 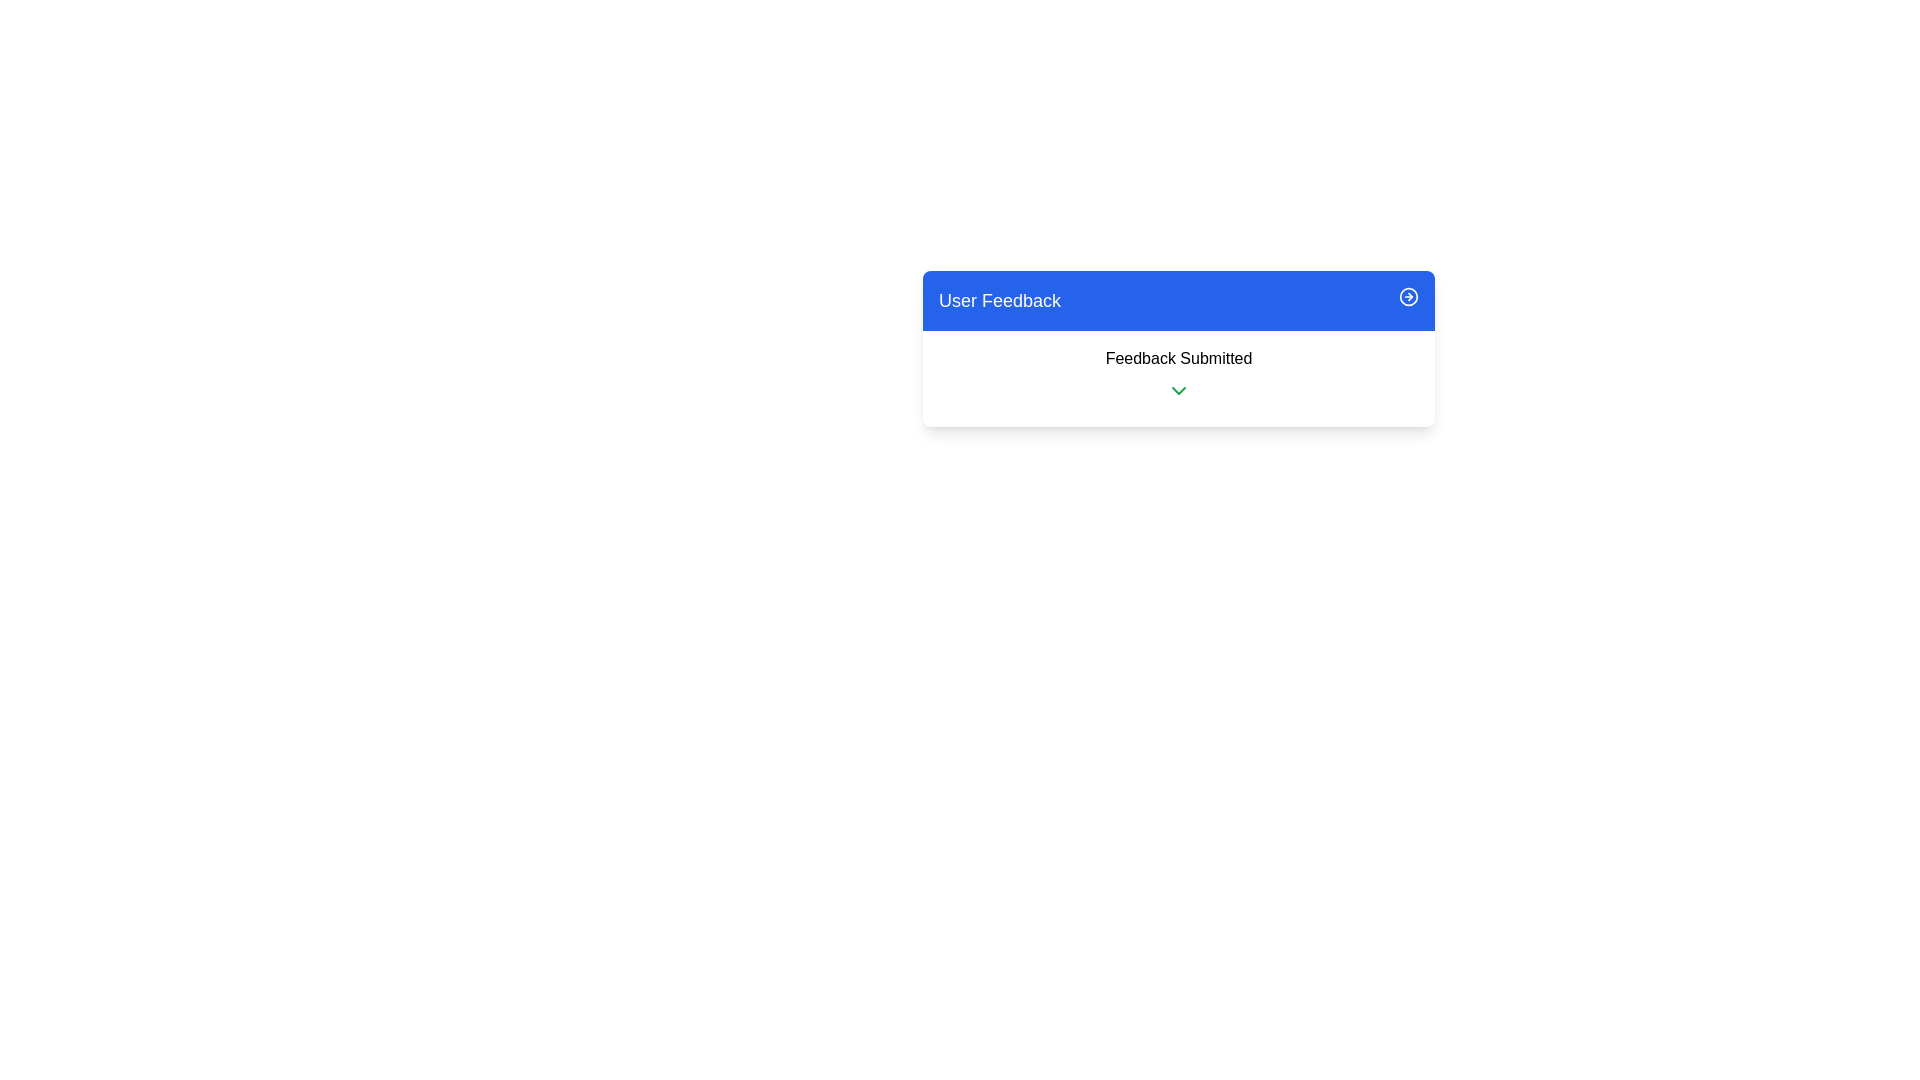 I want to click on properties of the circular outline element representing the outer shape of a right-arrow icon located at the top right corner of the feedback dialog box, so click(x=1408, y=297).